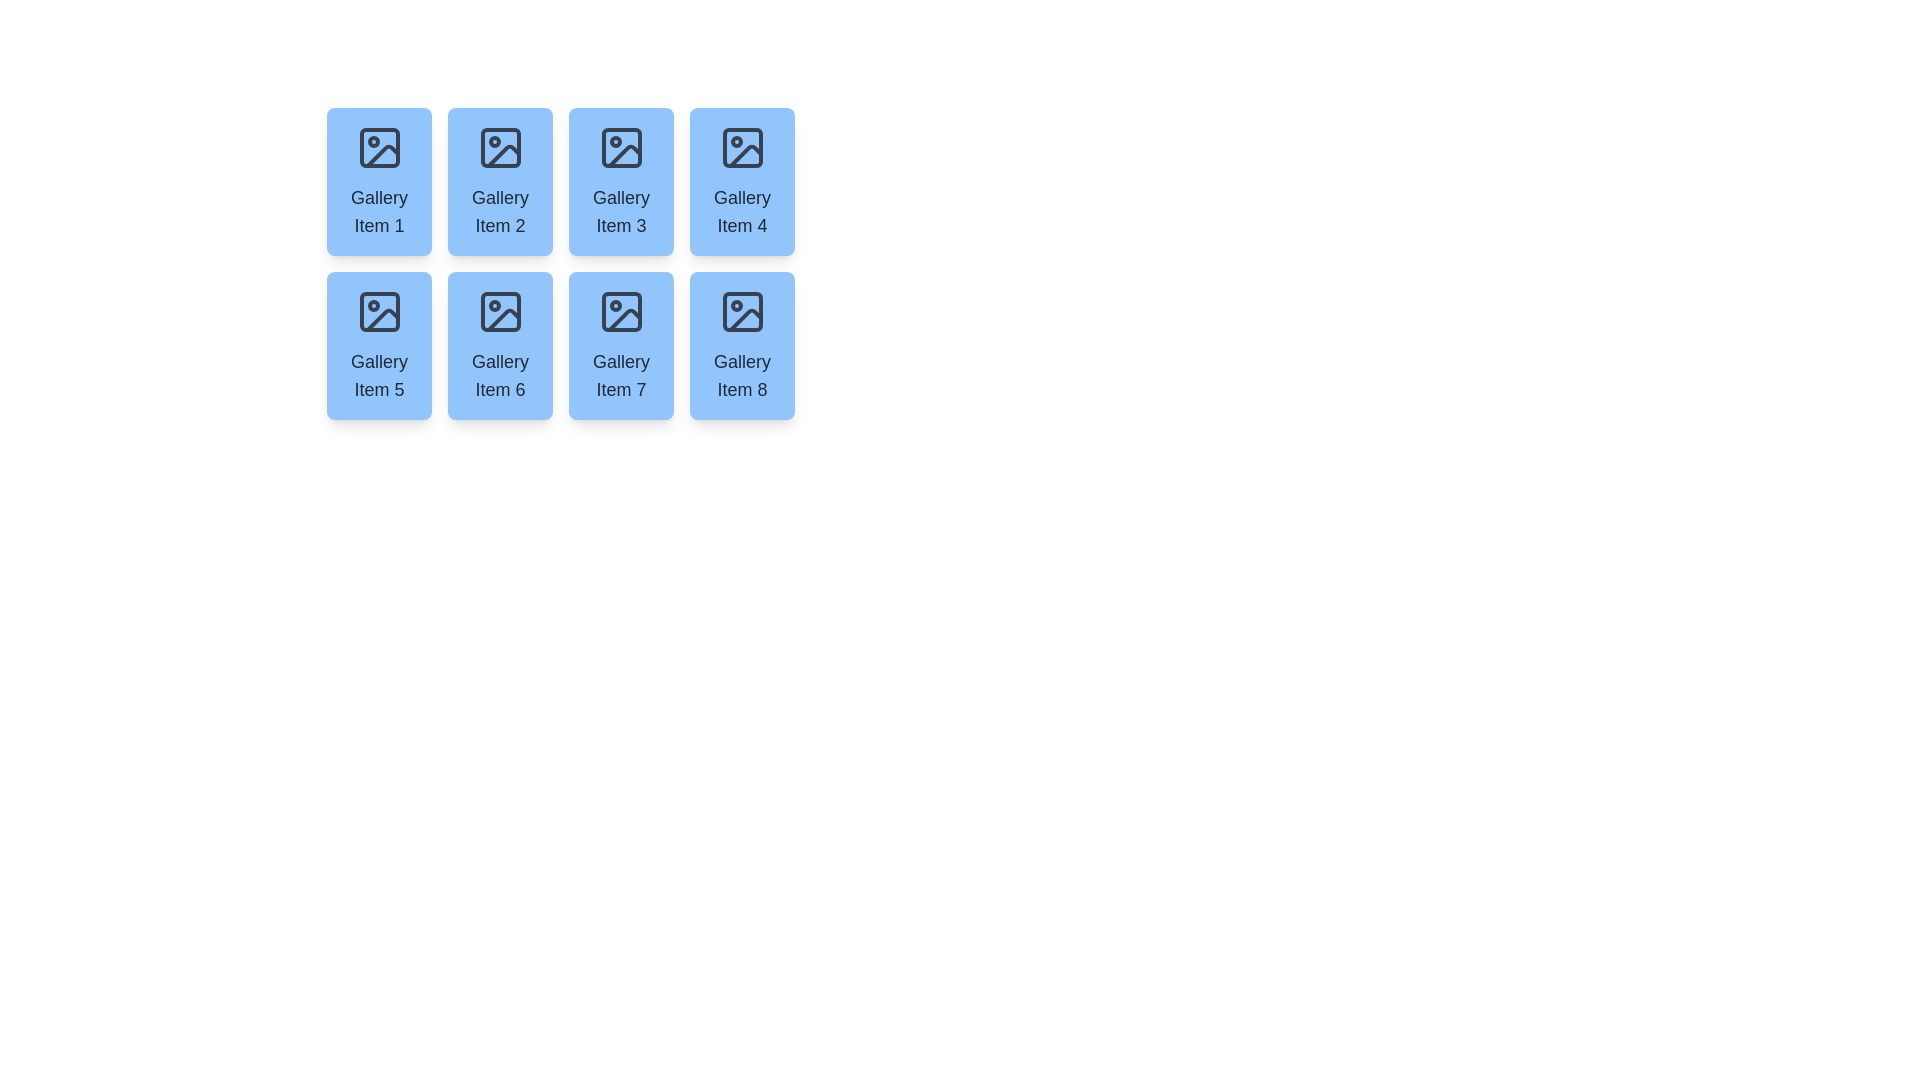  I want to click on the blue rectangular card with rounded corners labeled 'Gallery Item 7', located in the second row and third column of the grid layout, so click(620, 345).